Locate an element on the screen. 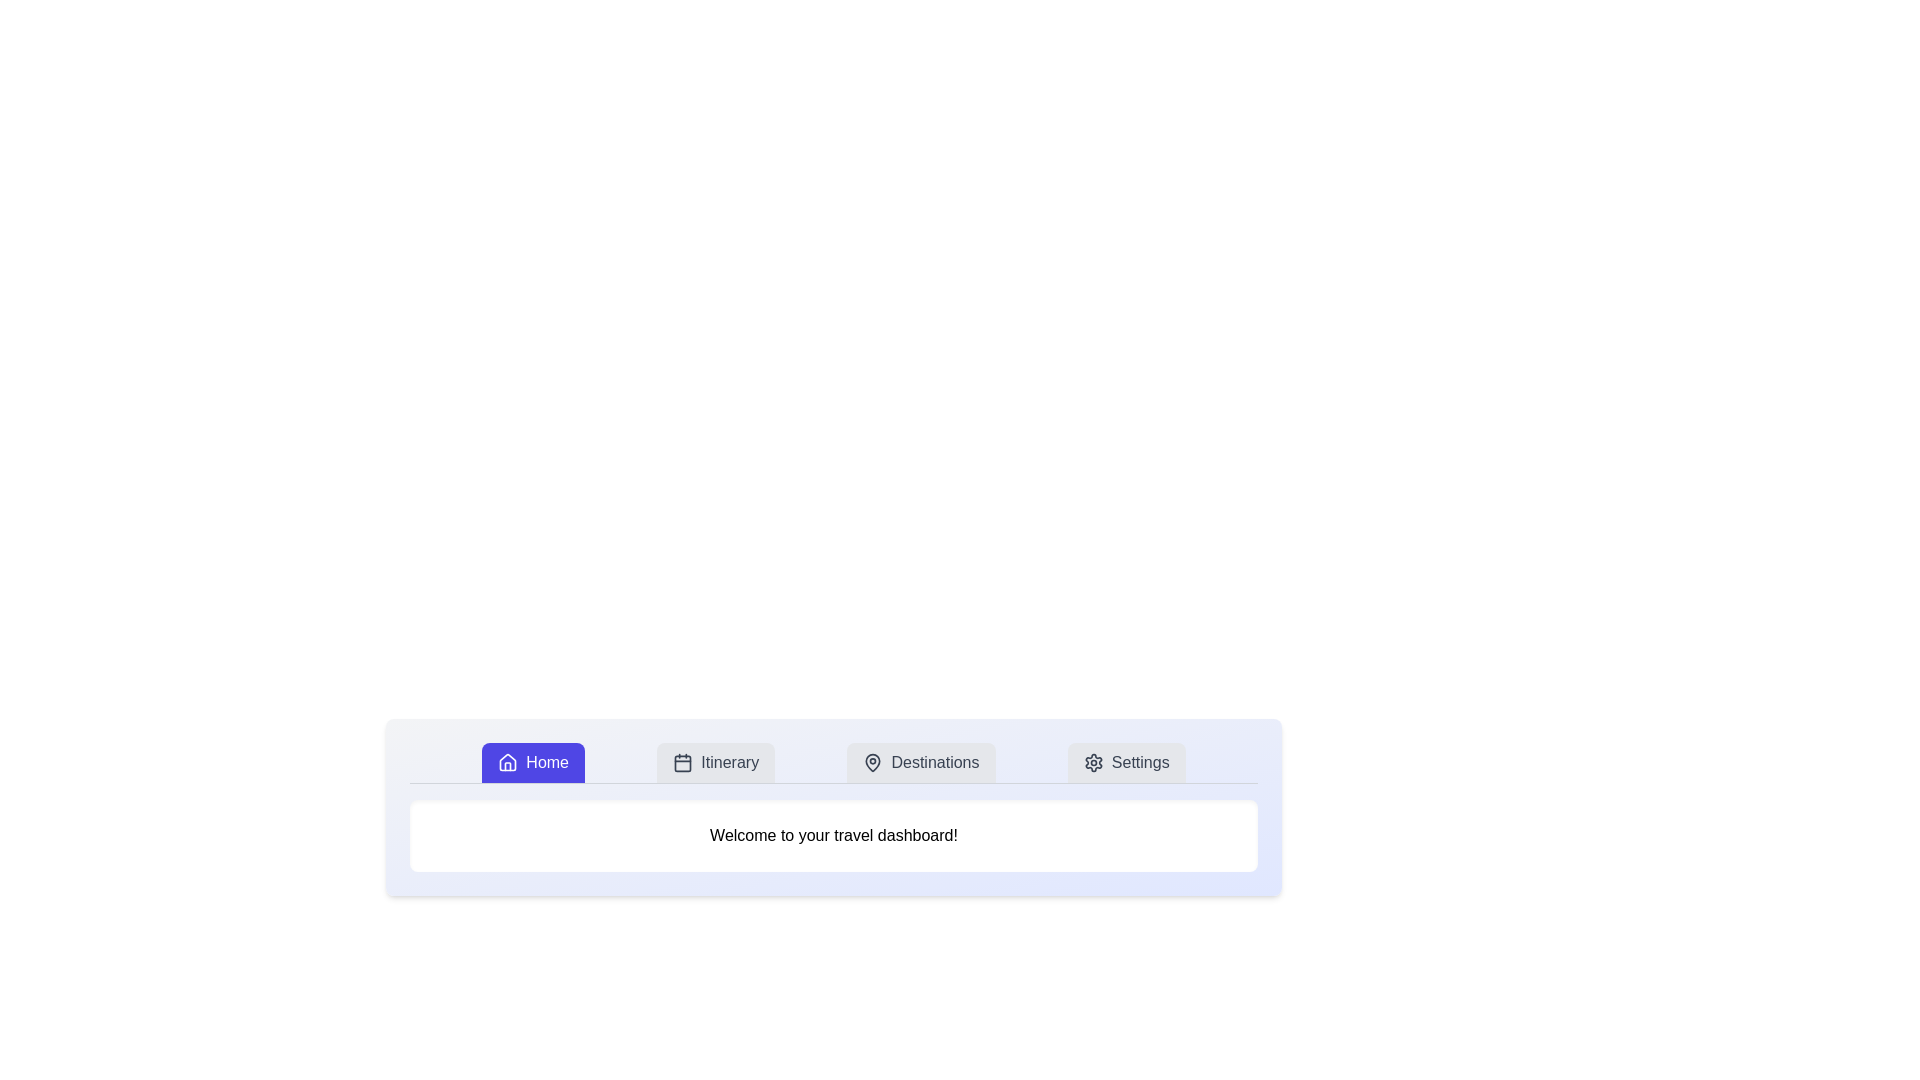  the settings icon located at the rightmost position of the navigation row is located at coordinates (1092, 763).